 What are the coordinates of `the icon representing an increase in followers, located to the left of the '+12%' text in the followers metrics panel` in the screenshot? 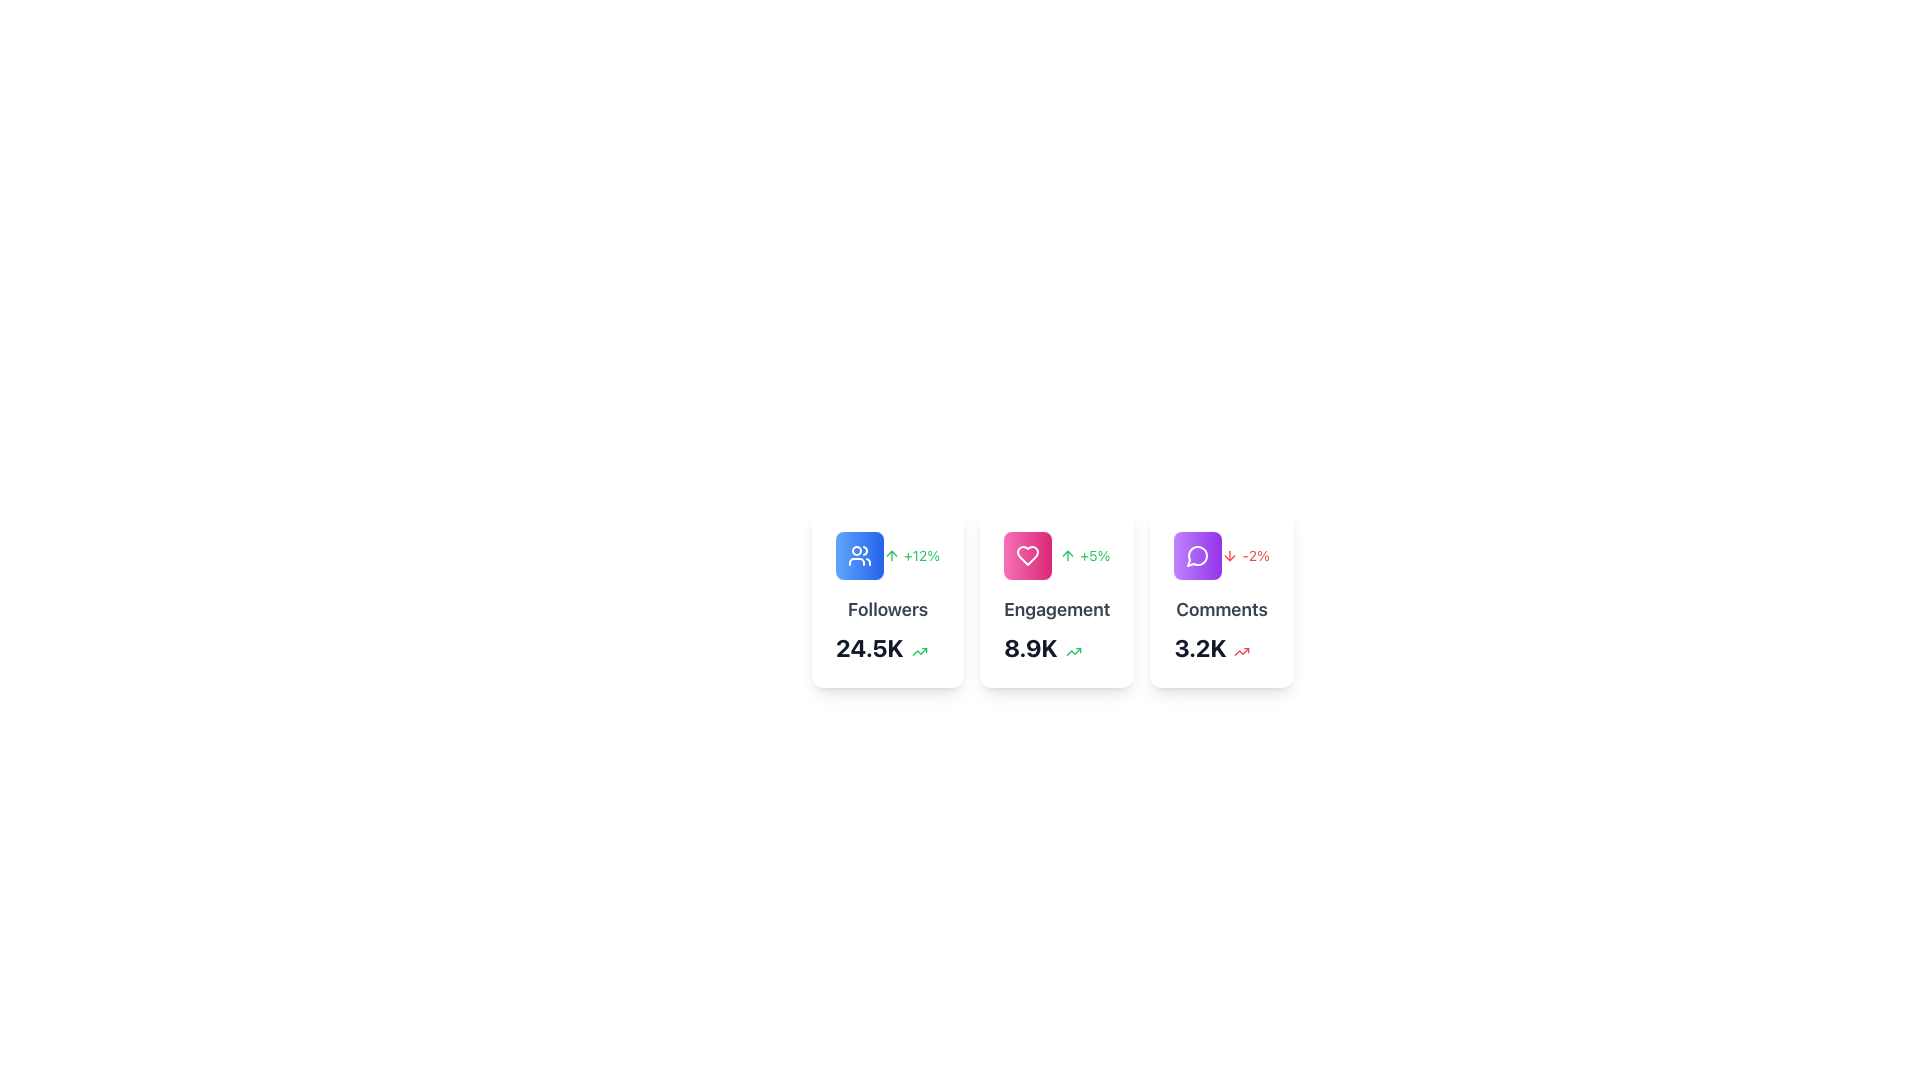 It's located at (891, 555).